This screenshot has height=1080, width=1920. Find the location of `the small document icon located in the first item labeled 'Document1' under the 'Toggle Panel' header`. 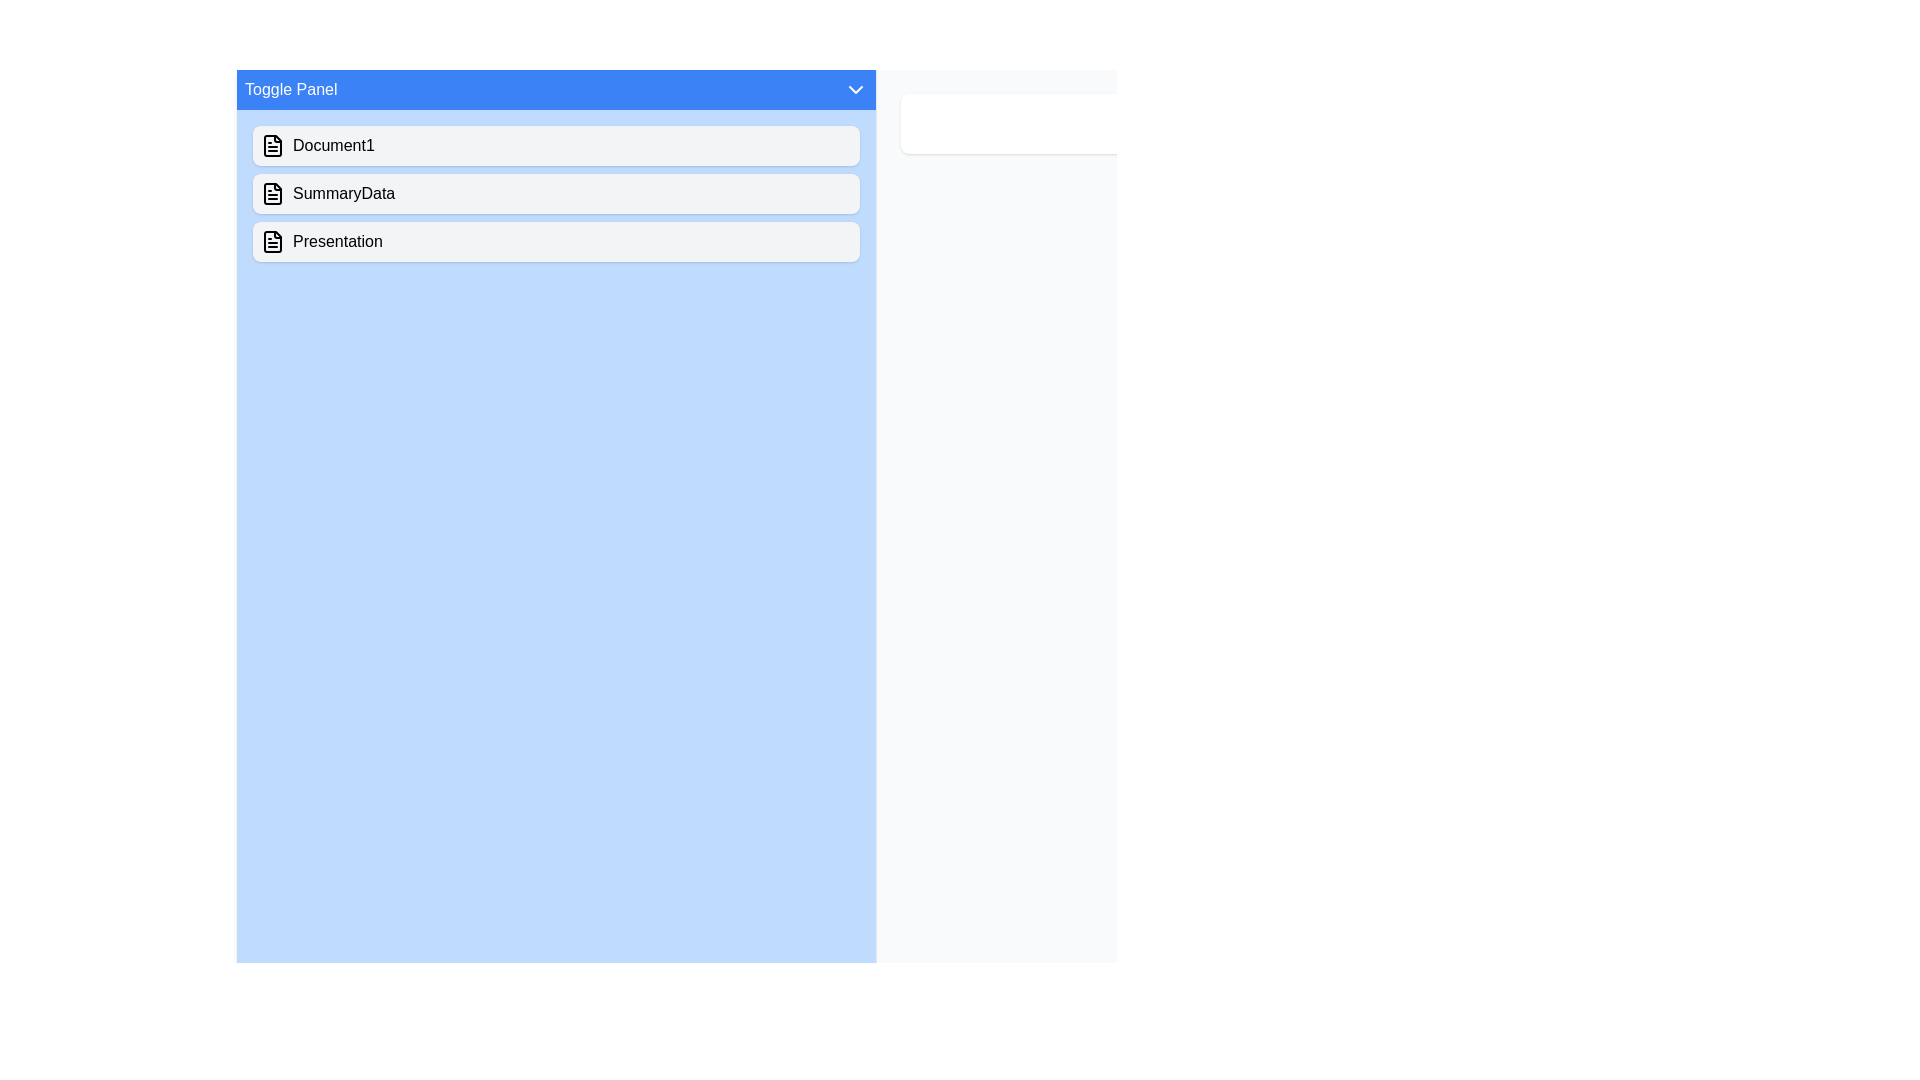

the small document icon located in the first item labeled 'Document1' under the 'Toggle Panel' header is located at coordinates (272, 145).